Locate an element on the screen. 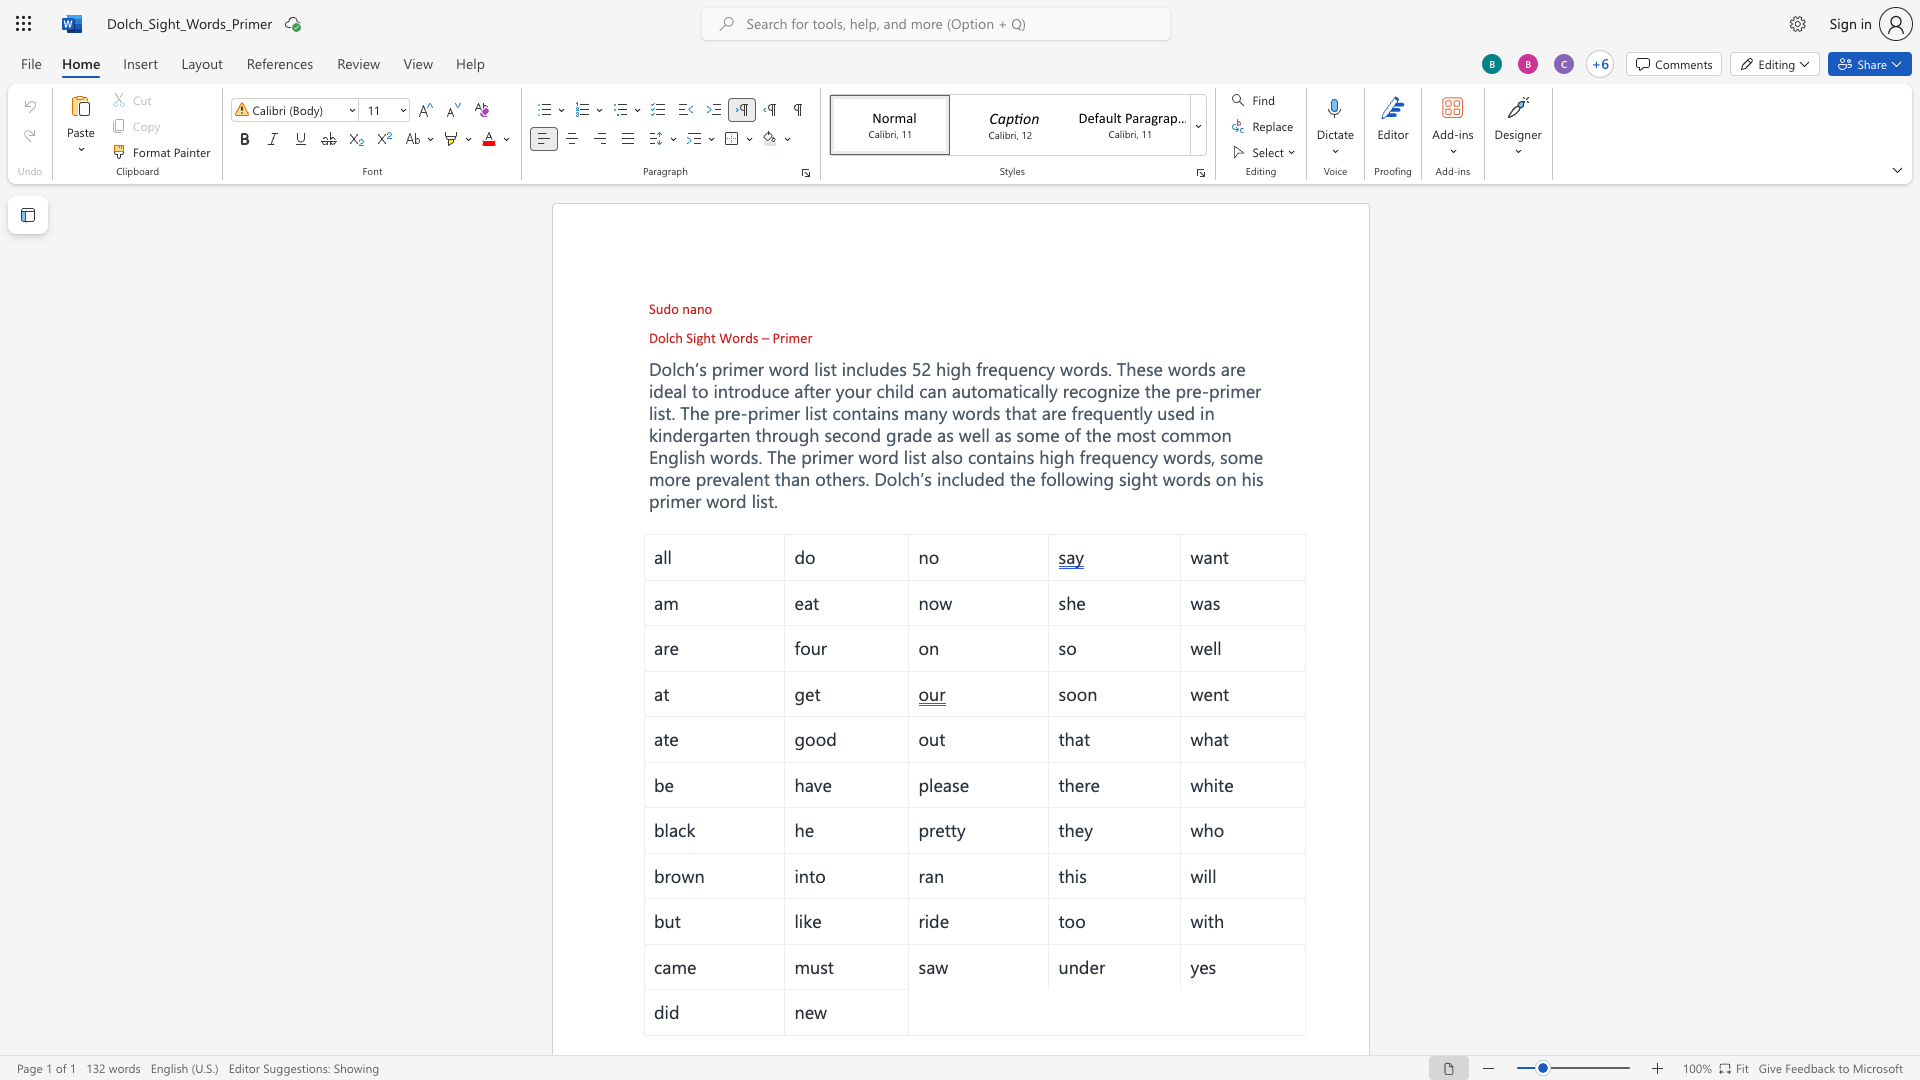  the 1th character "s" in the text is located at coordinates (996, 411).